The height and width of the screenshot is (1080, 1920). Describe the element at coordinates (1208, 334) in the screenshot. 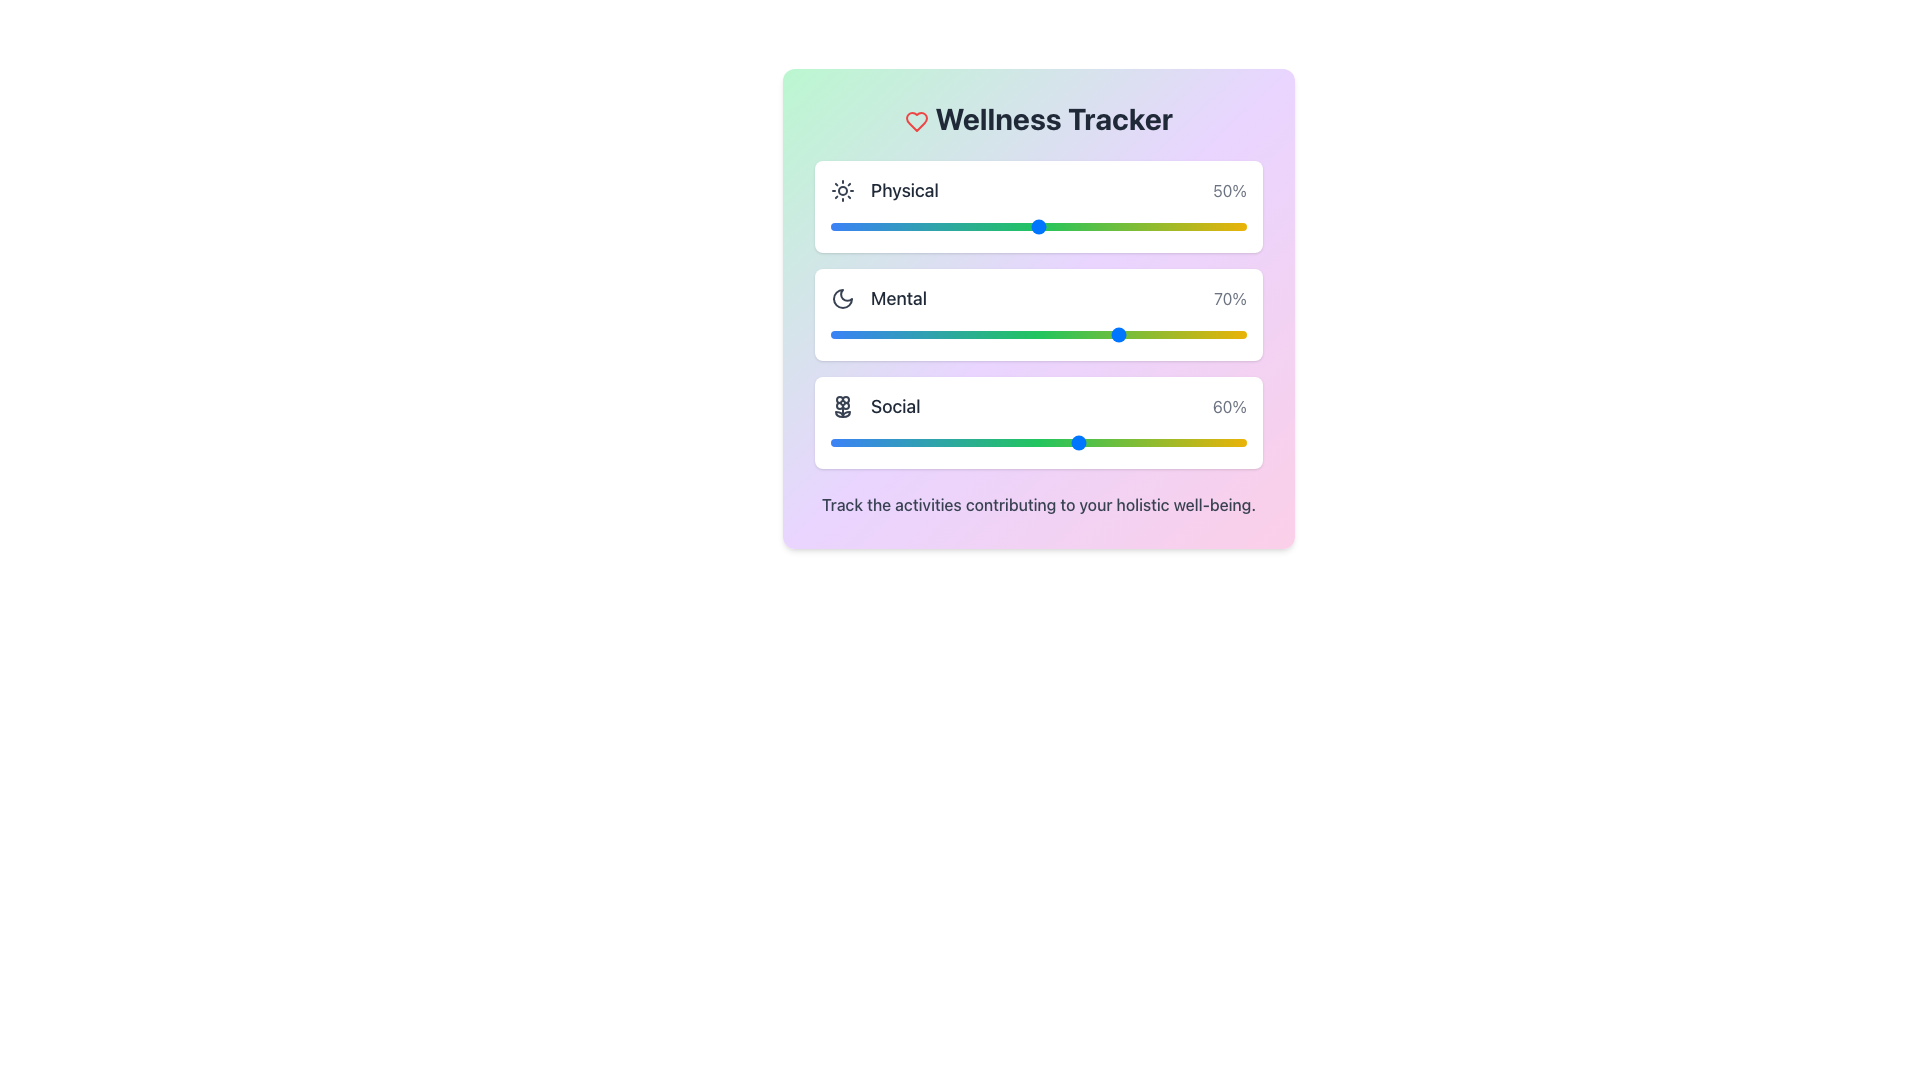

I see `the slider` at that location.